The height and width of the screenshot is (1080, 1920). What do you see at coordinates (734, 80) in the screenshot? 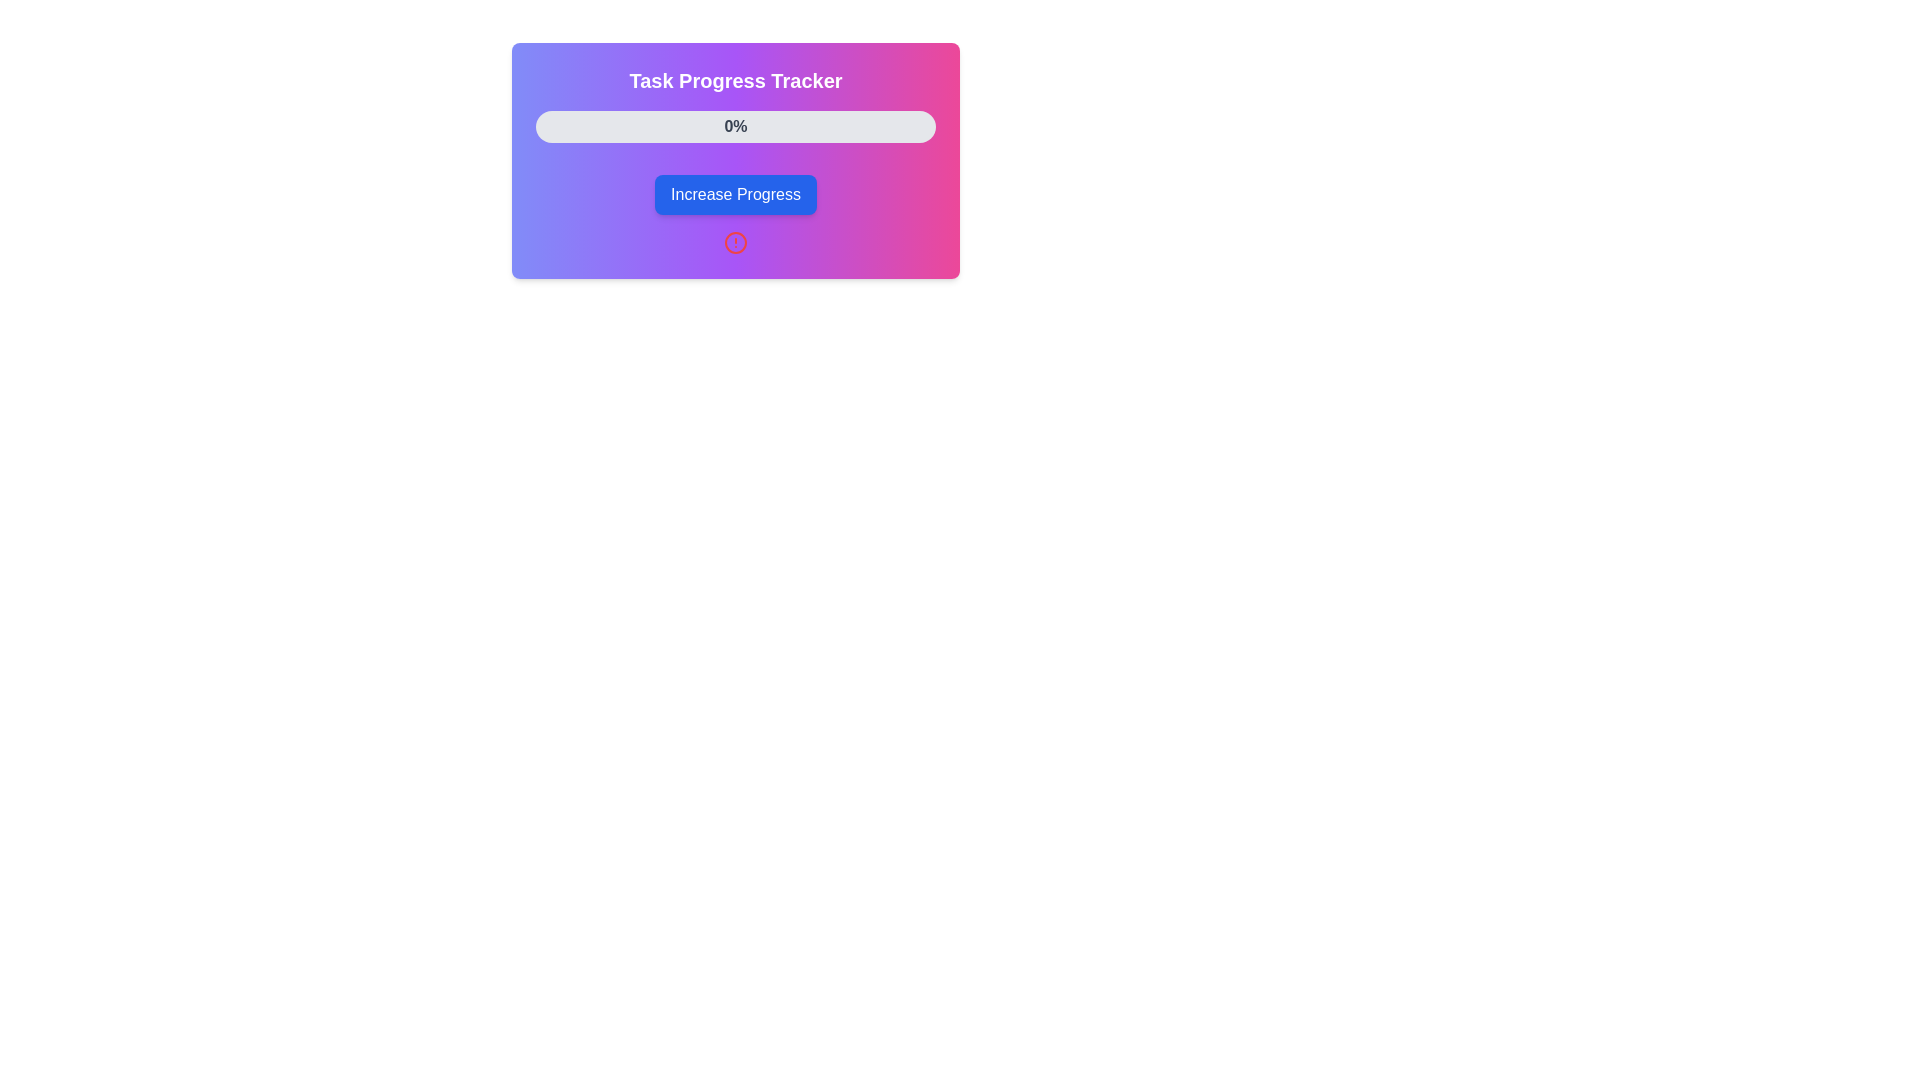
I see `the Text Label at the top of the interface that describes the purpose of tracking task progress` at bounding box center [734, 80].